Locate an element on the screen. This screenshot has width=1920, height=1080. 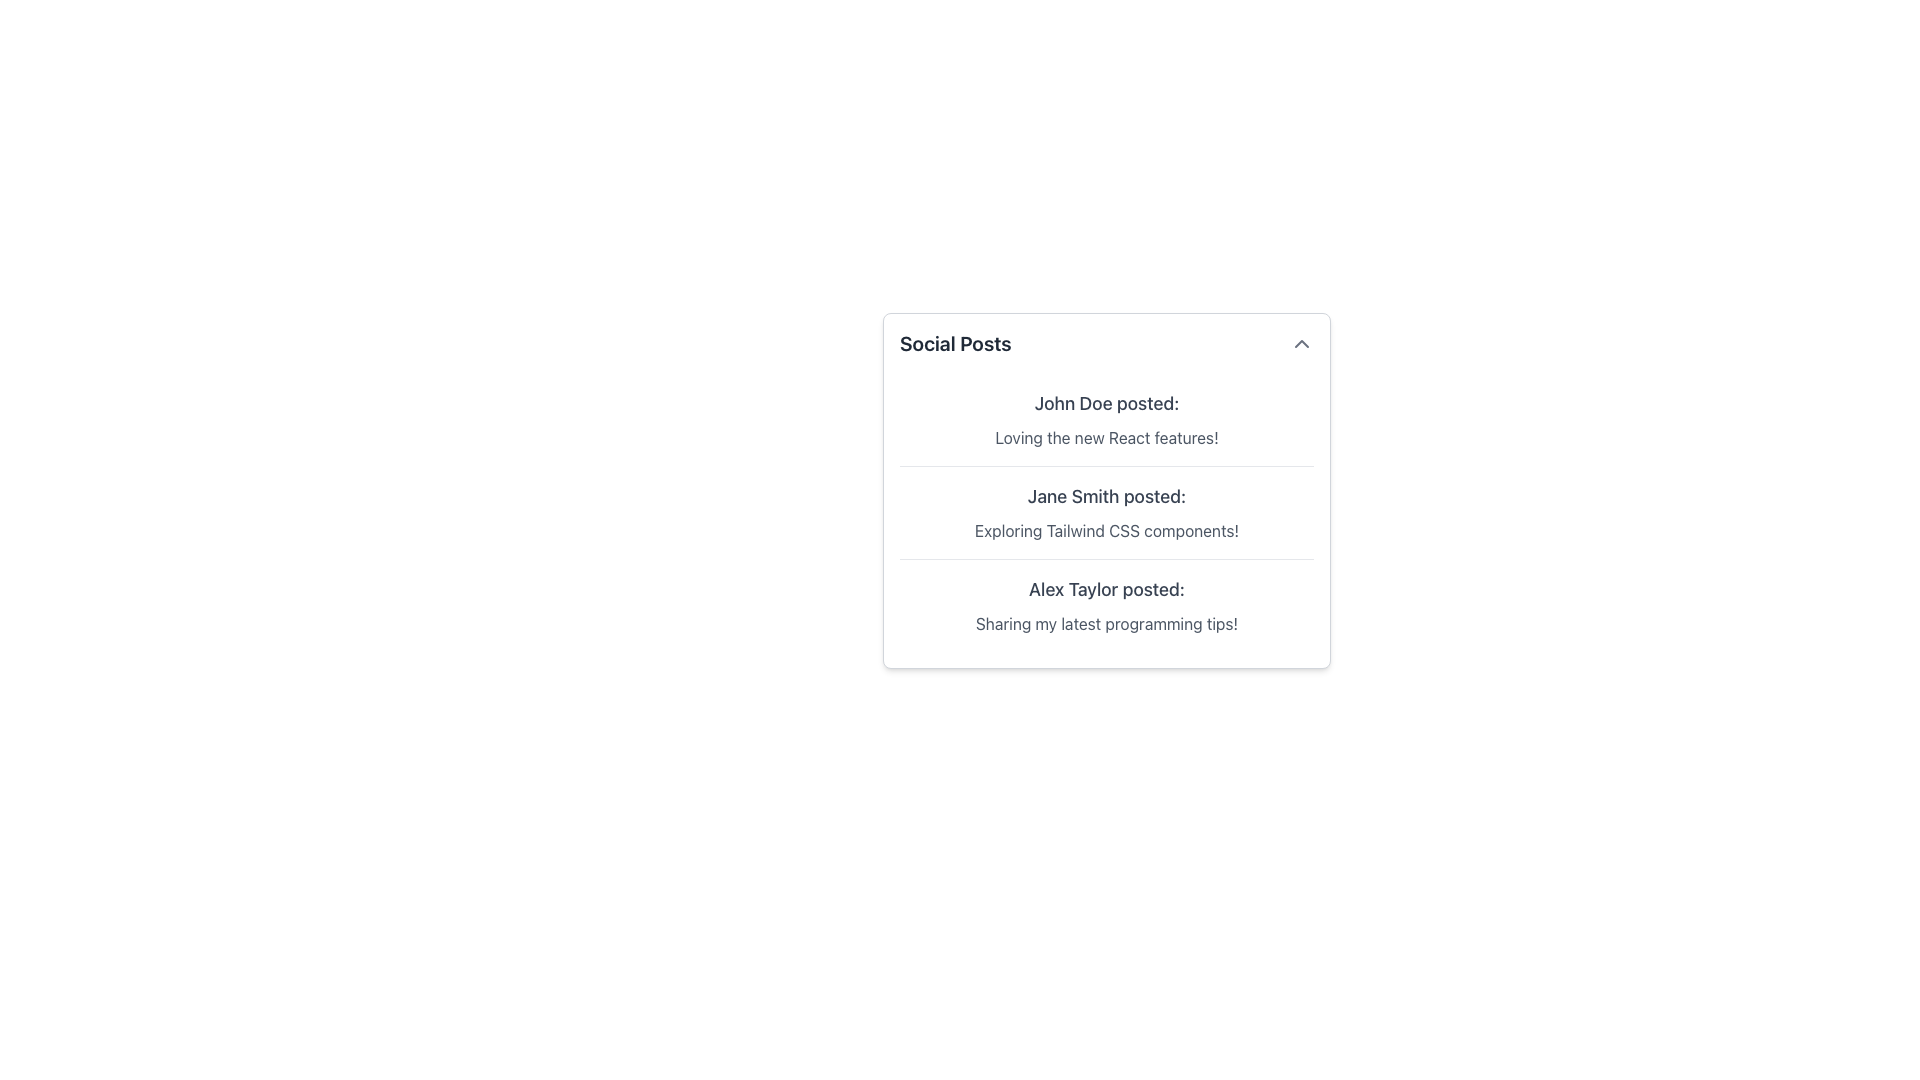
the text label that reads 'Alex Taylor posted:', which is styled with a larger font size and bold typeface, positioned above the smaller text block within the social posts feed is located at coordinates (1106, 589).